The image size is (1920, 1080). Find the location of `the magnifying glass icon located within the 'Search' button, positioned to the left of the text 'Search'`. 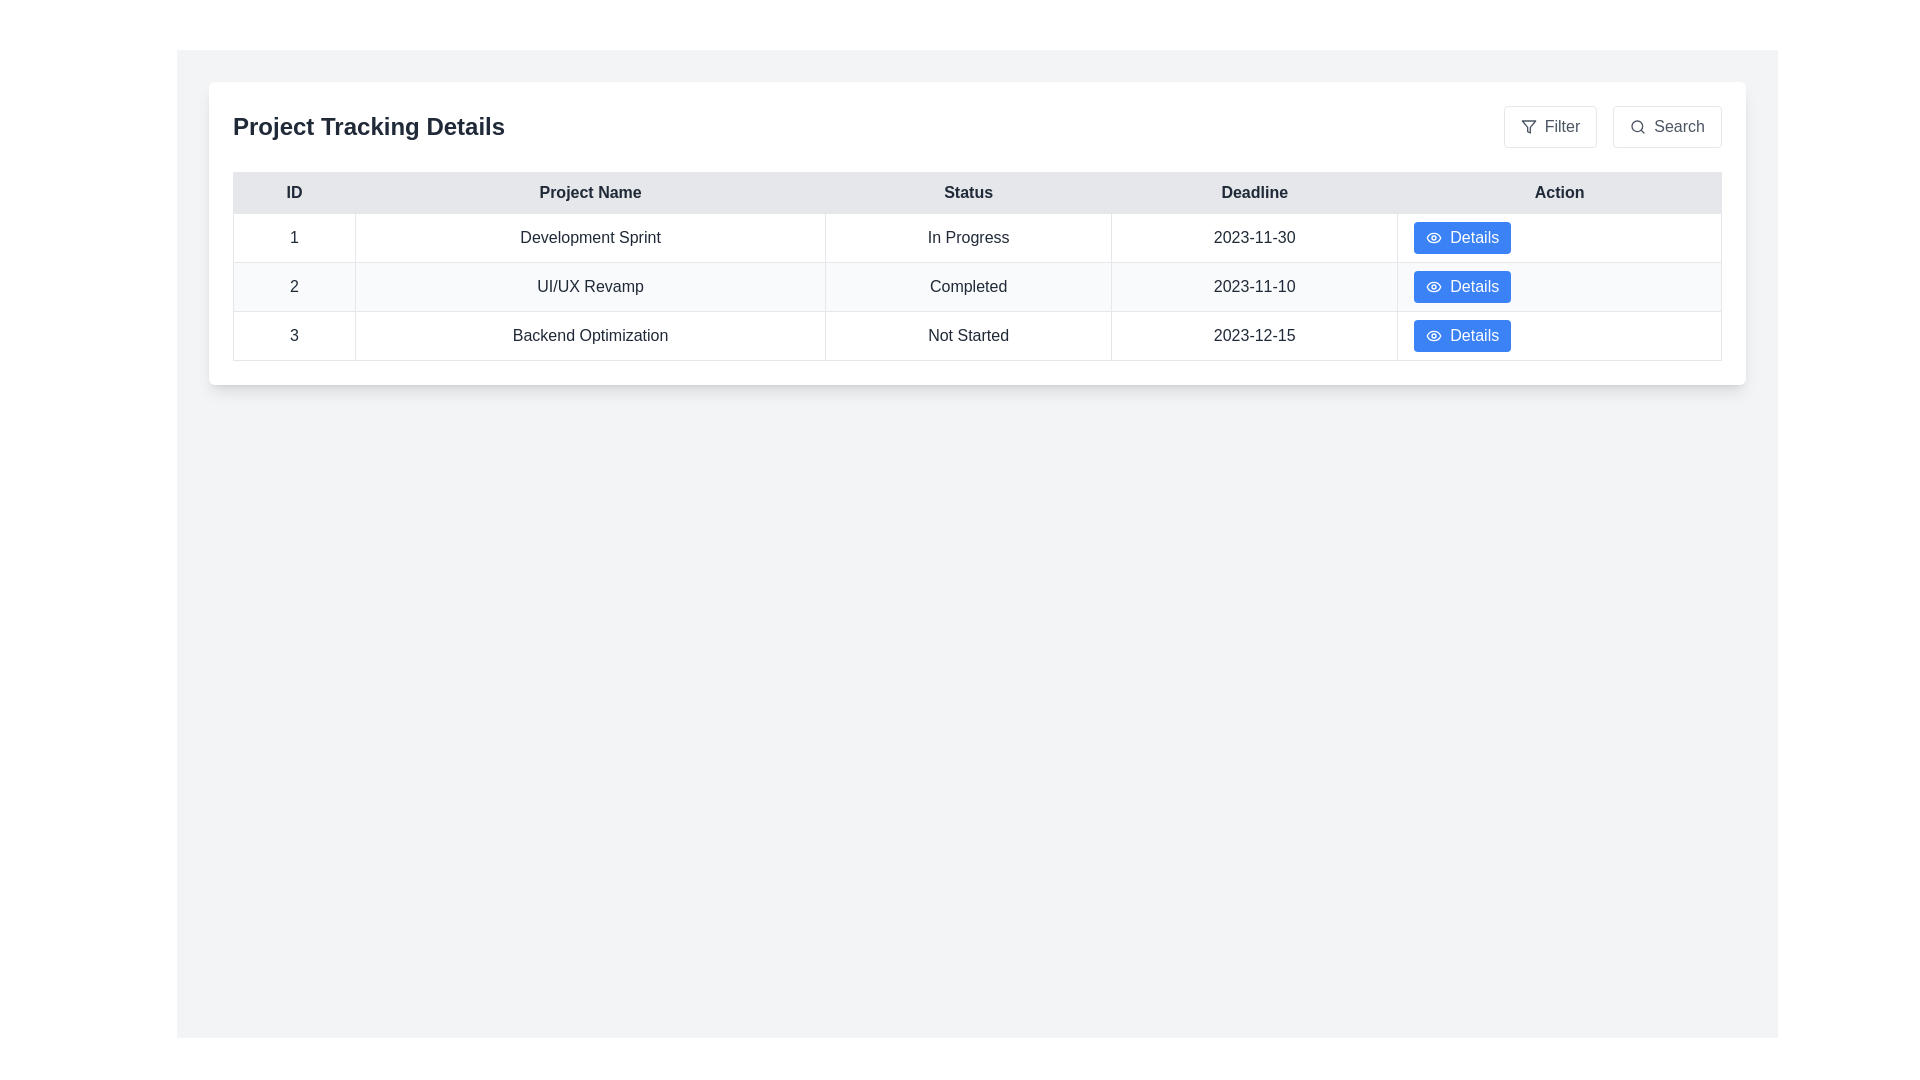

the magnifying glass icon located within the 'Search' button, positioned to the left of the text 'Search' is located at coordinates (1638, 127).